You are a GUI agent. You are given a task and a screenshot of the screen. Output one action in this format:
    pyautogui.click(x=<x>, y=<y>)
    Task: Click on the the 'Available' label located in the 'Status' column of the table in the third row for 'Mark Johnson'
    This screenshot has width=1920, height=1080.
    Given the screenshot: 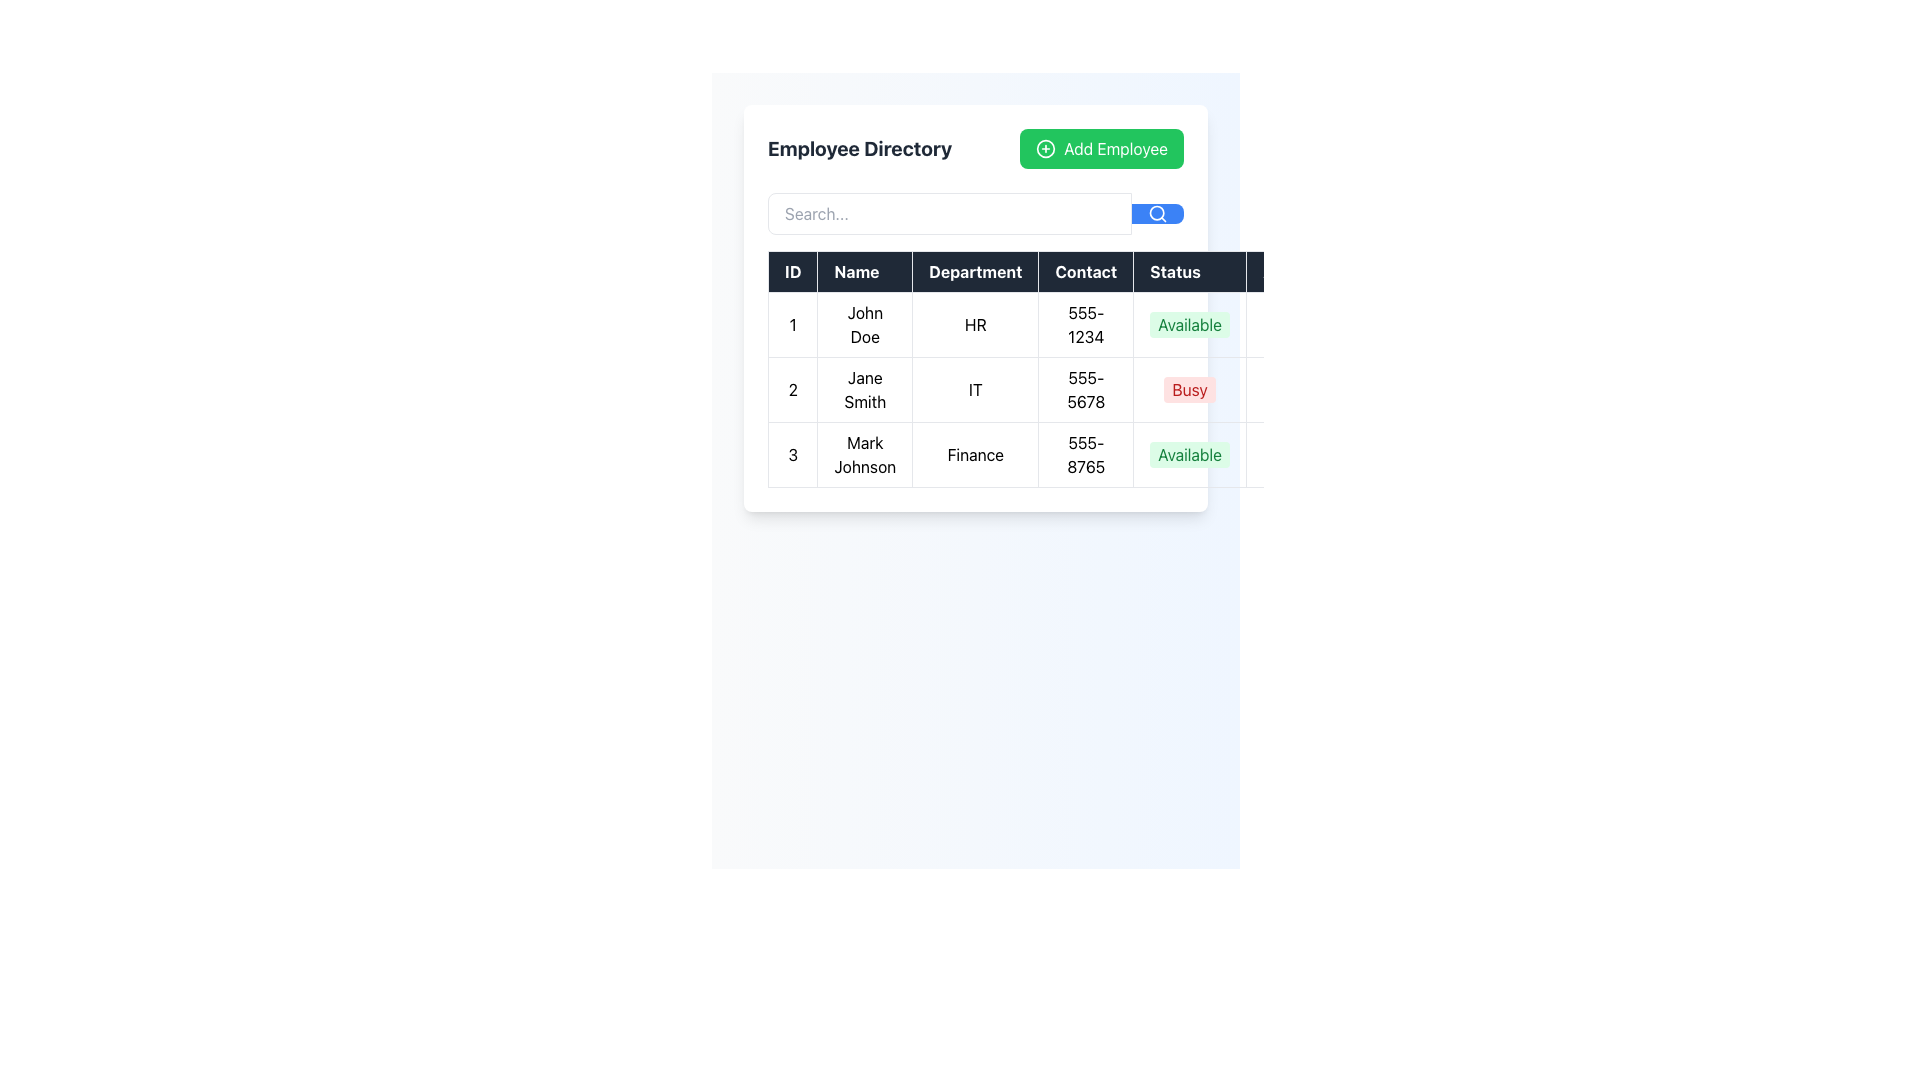 What is the action you would take?
    pyautogui.click(x=1190, y=455)
    